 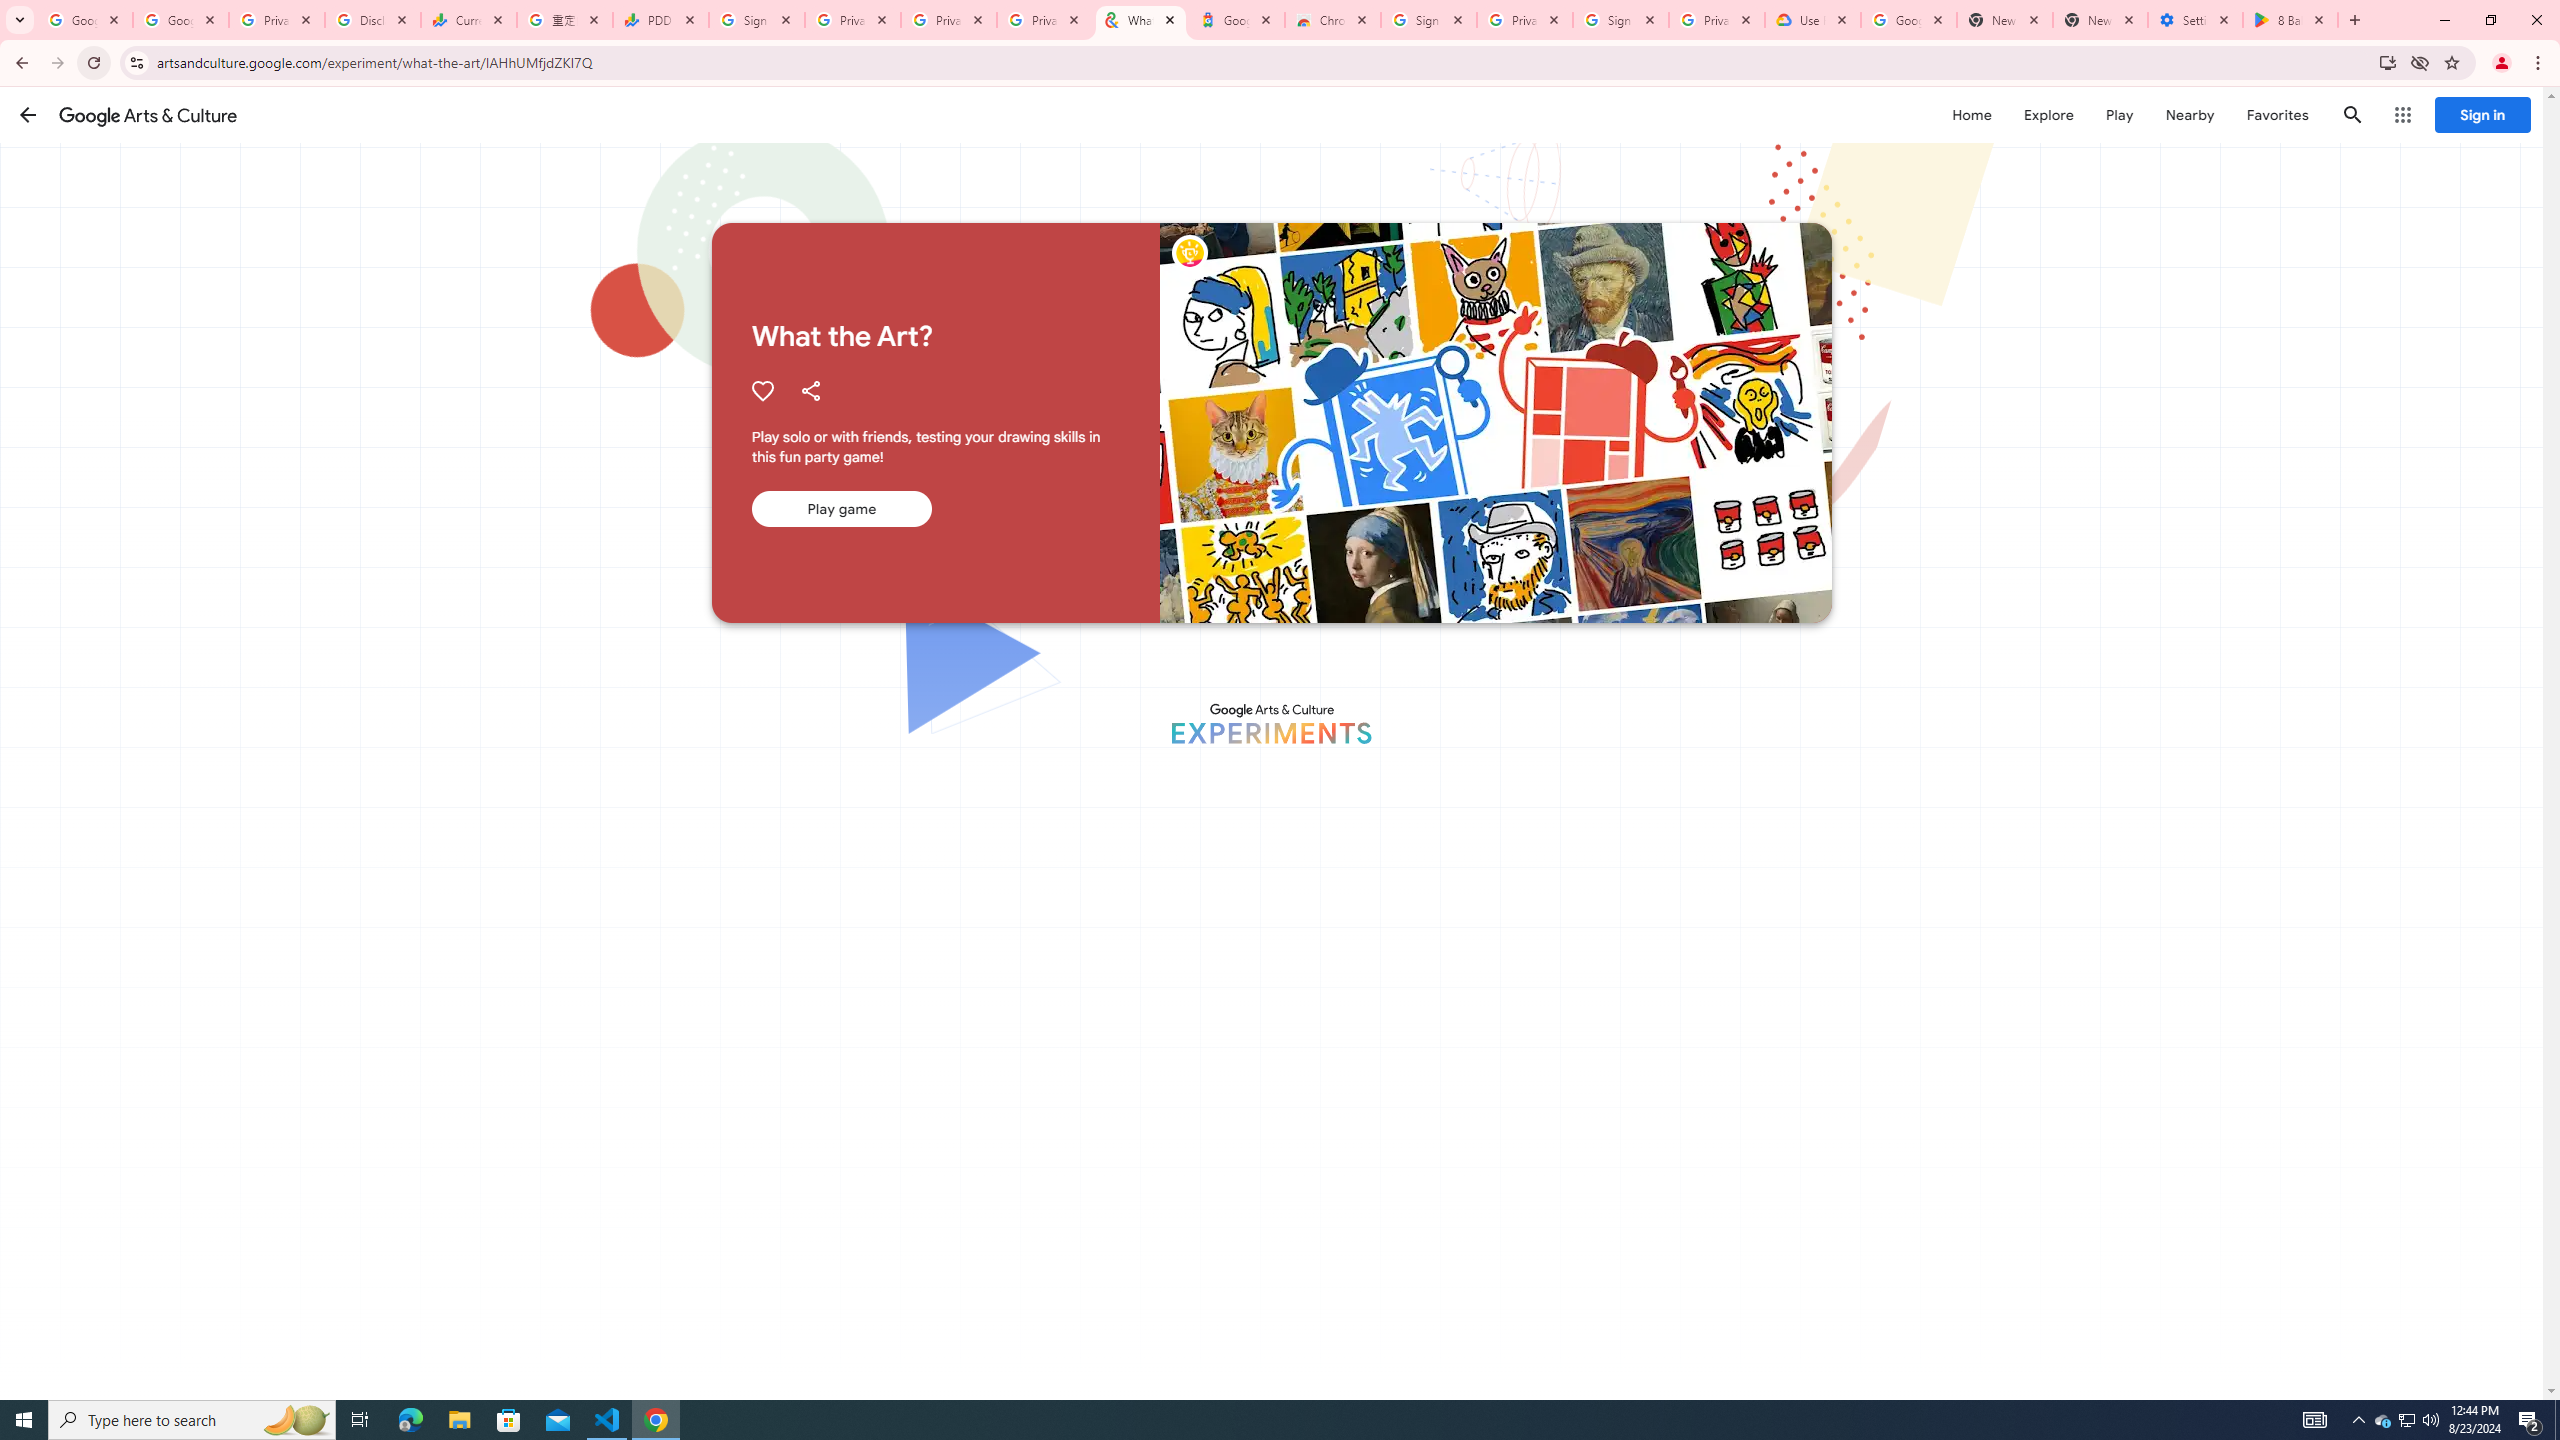 I want to click on 'Settings - System', so click(x=2196, y=19).